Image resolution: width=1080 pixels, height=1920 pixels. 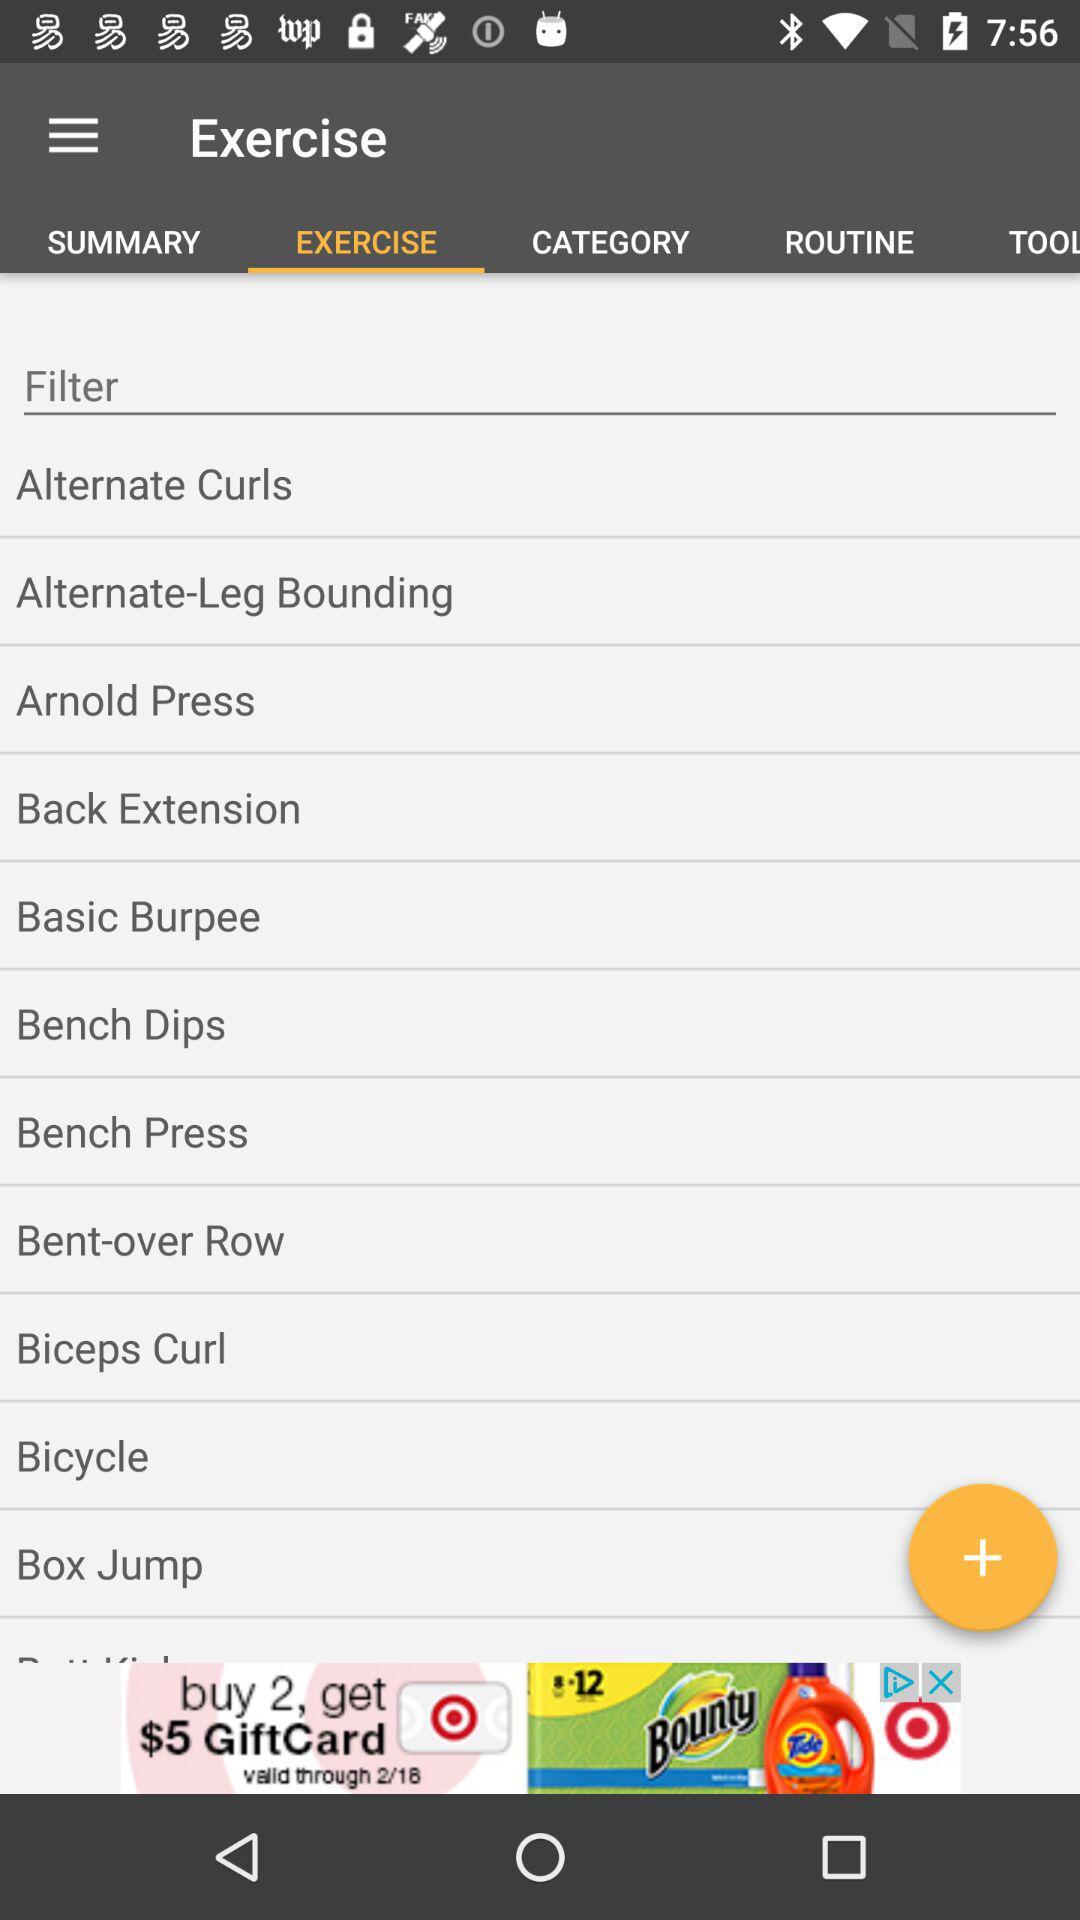 I want to click on in the apps, so click(x=981, y=1564).